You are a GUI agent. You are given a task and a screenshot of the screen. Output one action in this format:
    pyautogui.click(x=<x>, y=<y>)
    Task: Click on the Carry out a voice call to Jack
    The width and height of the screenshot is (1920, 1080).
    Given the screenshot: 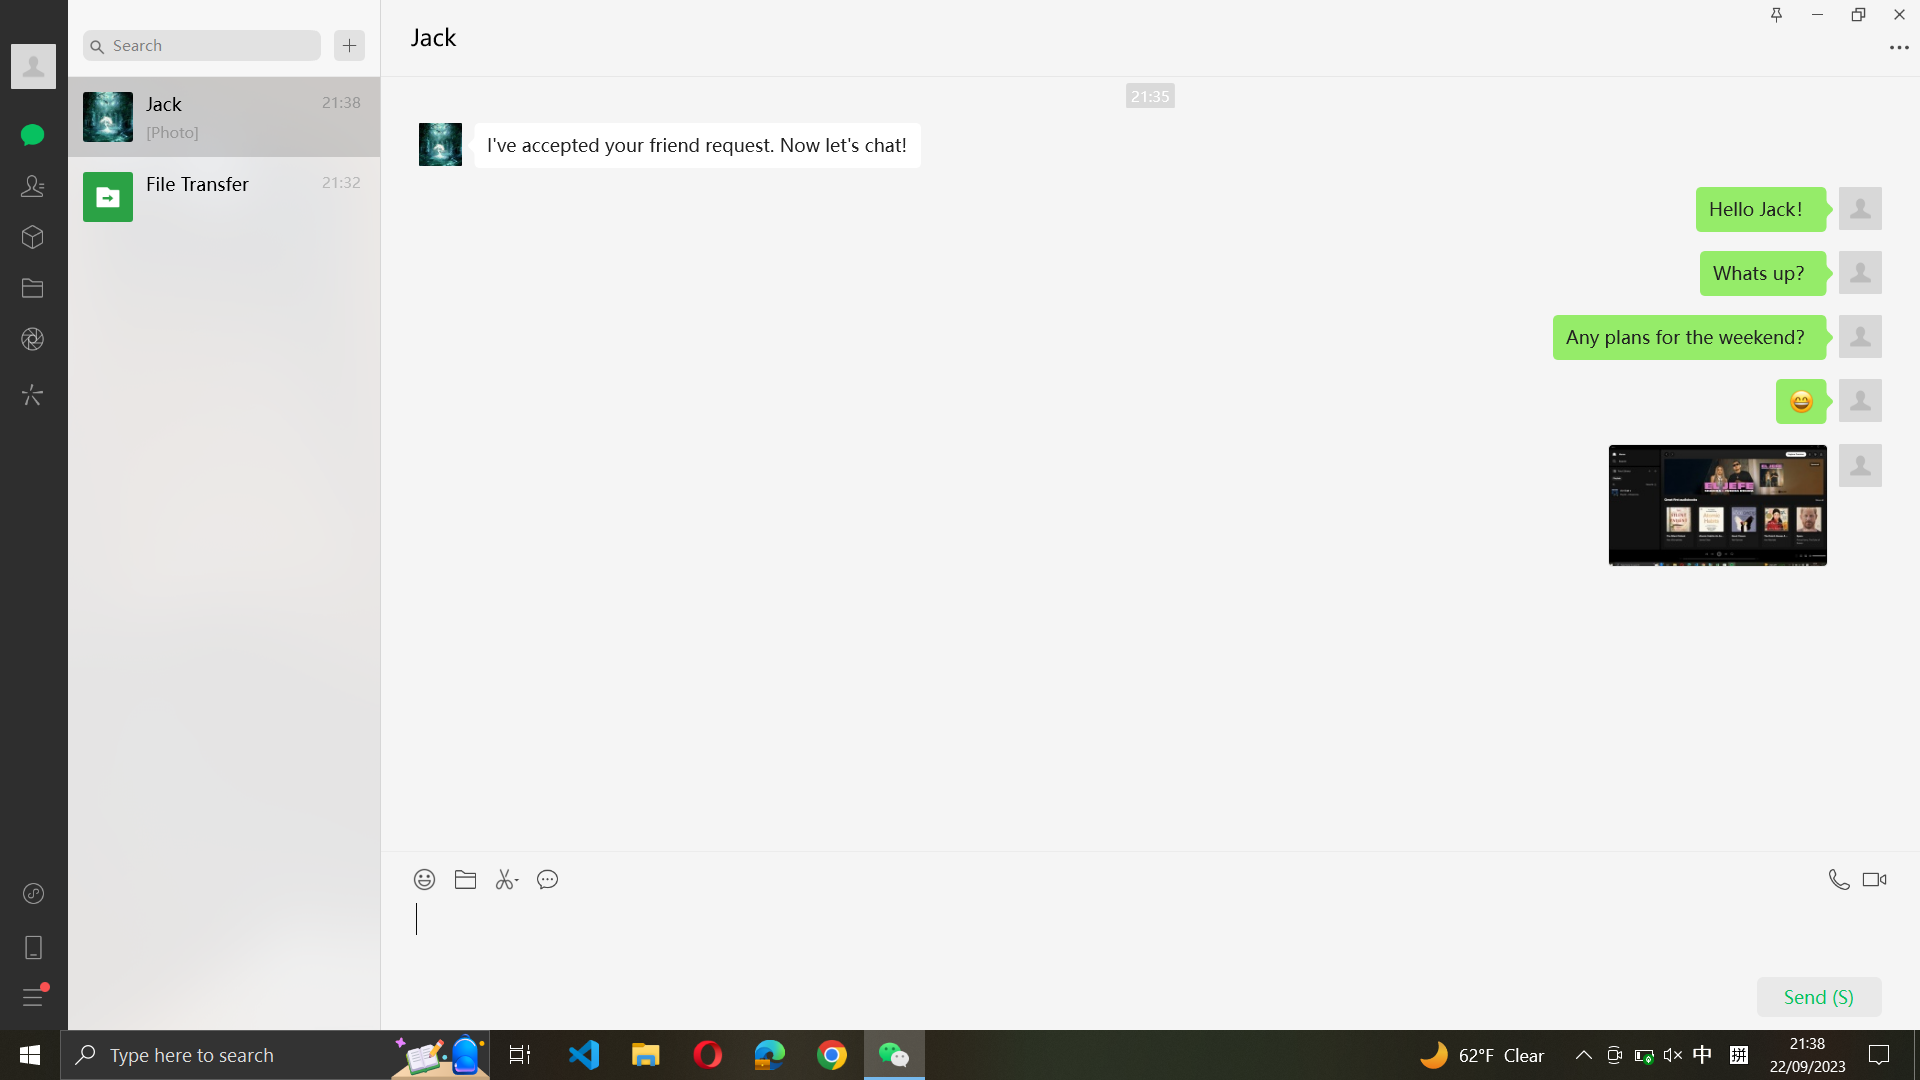 What is the action you would take?
    pyautogui.click(x=1836, y=874)
    